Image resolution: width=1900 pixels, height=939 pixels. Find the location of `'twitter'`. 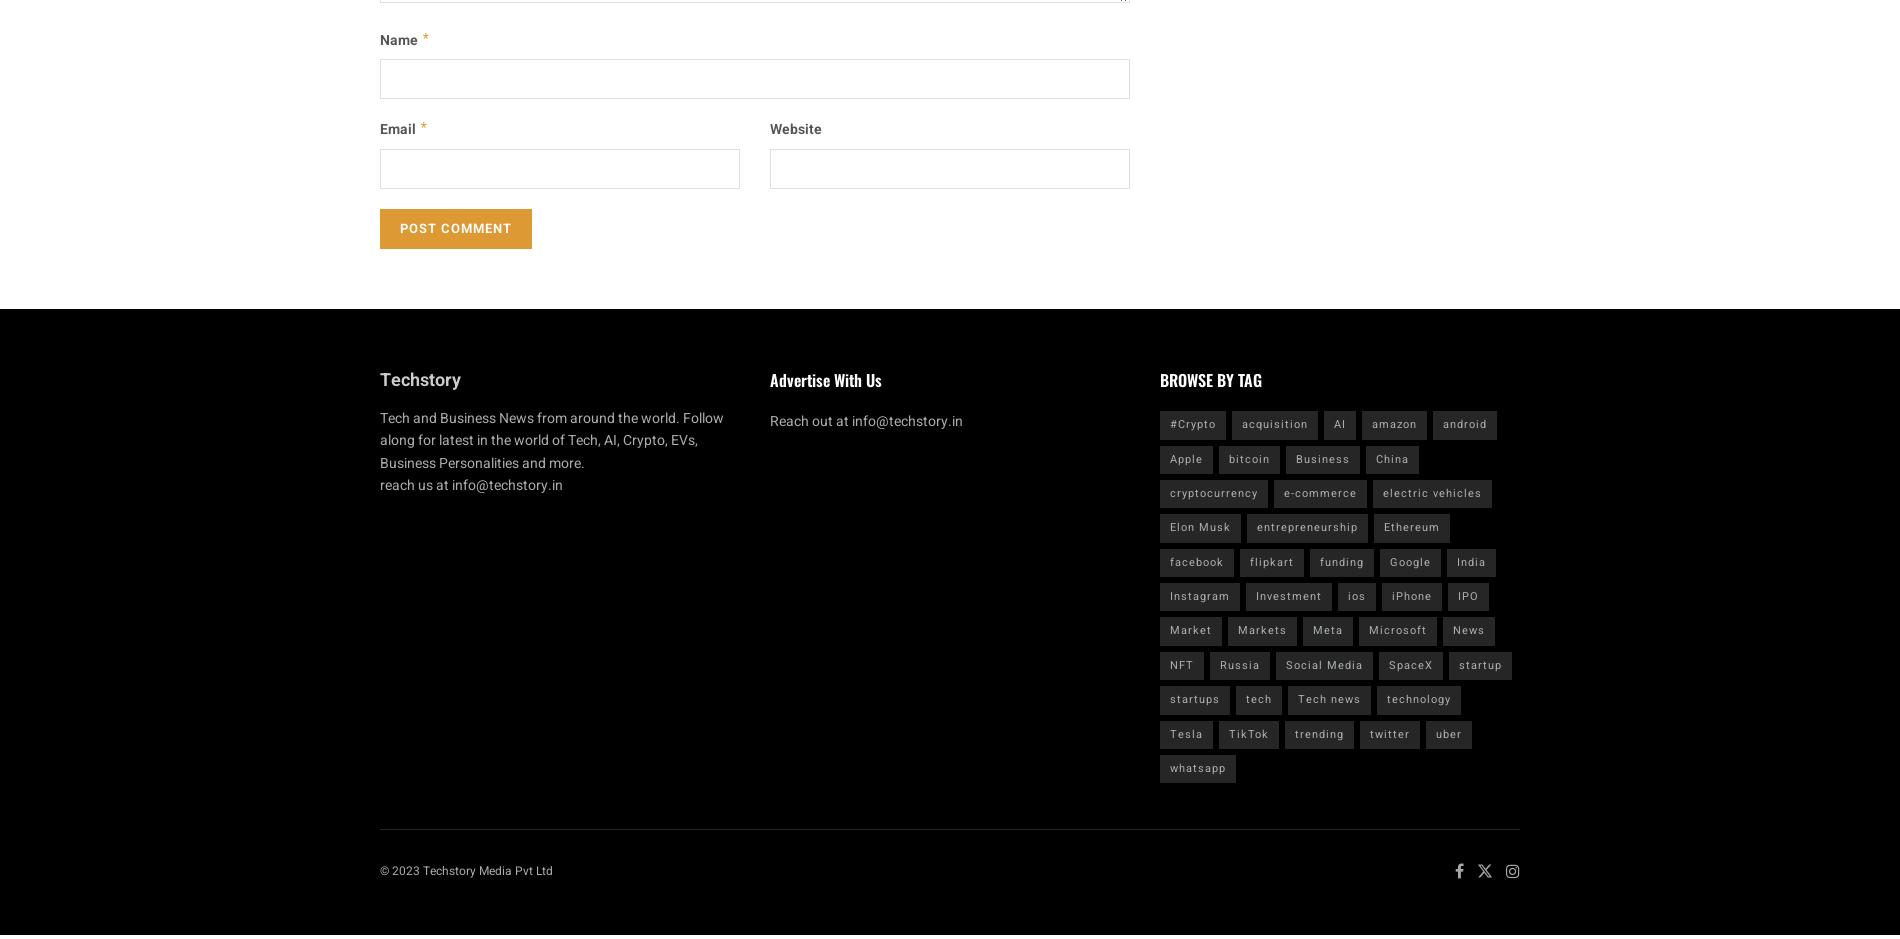

'twitter' is located at coordinates (1389, 733).